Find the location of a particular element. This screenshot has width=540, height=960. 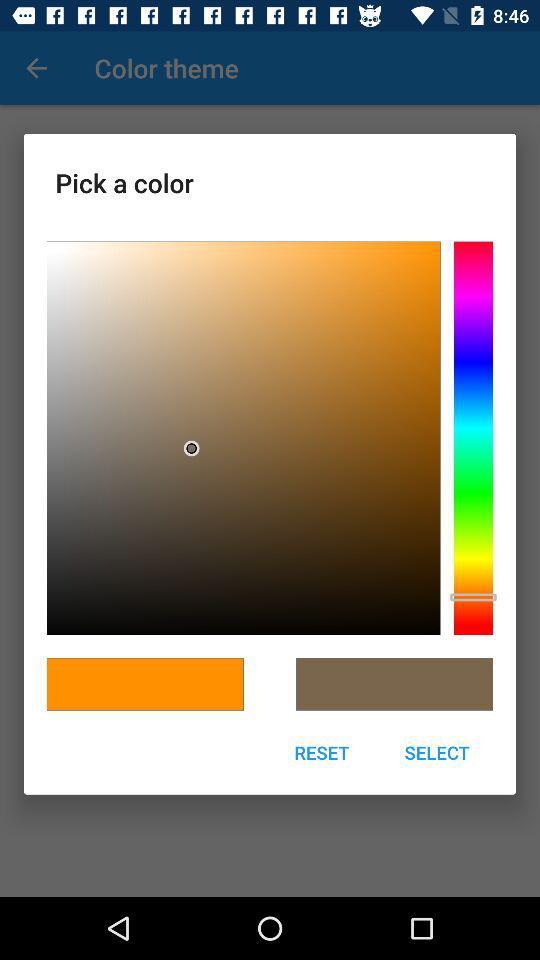

the item next to the reset is located at coordinates (436, 751).